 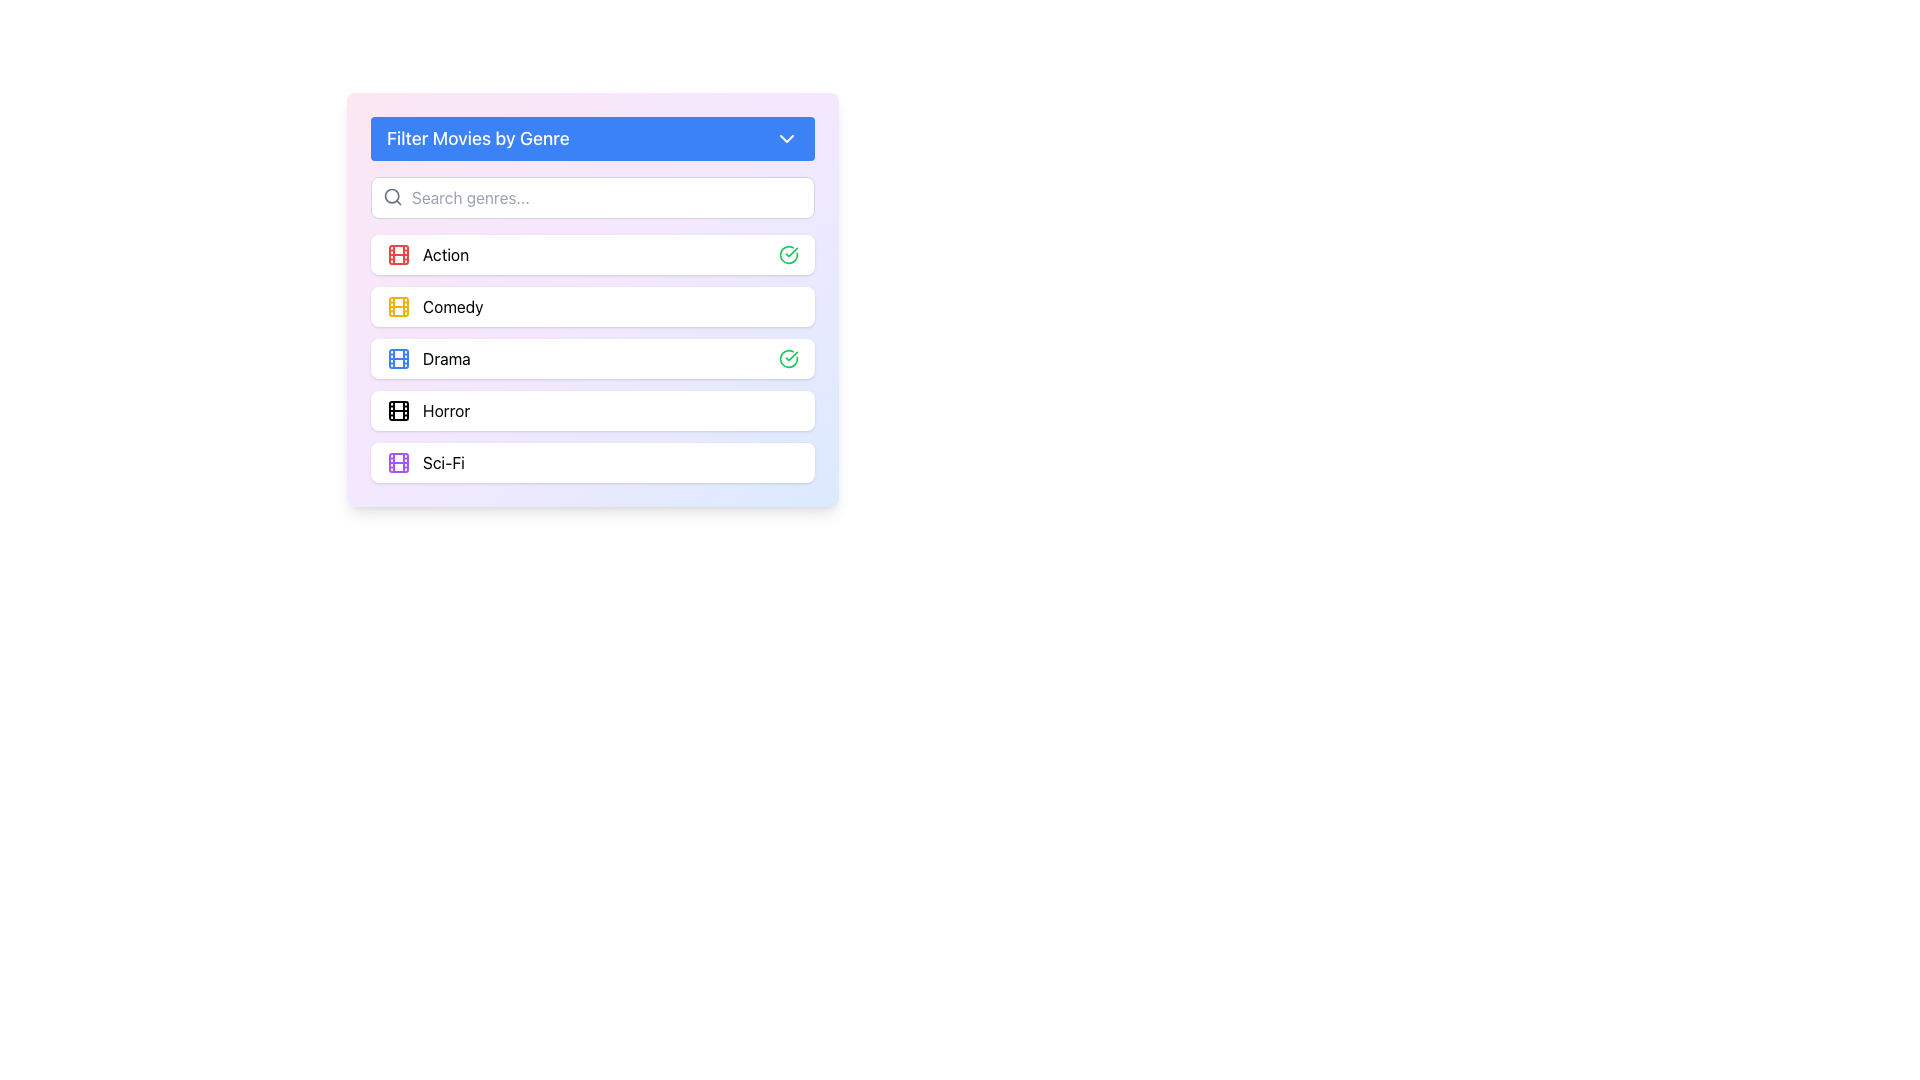 I want to click on the 'Horror' text label in the 'Filter Movies by Genre' menu, which is positioned as the fourth item between 'Drama' and 'Sci-Fi', so click(x=445, y=410).